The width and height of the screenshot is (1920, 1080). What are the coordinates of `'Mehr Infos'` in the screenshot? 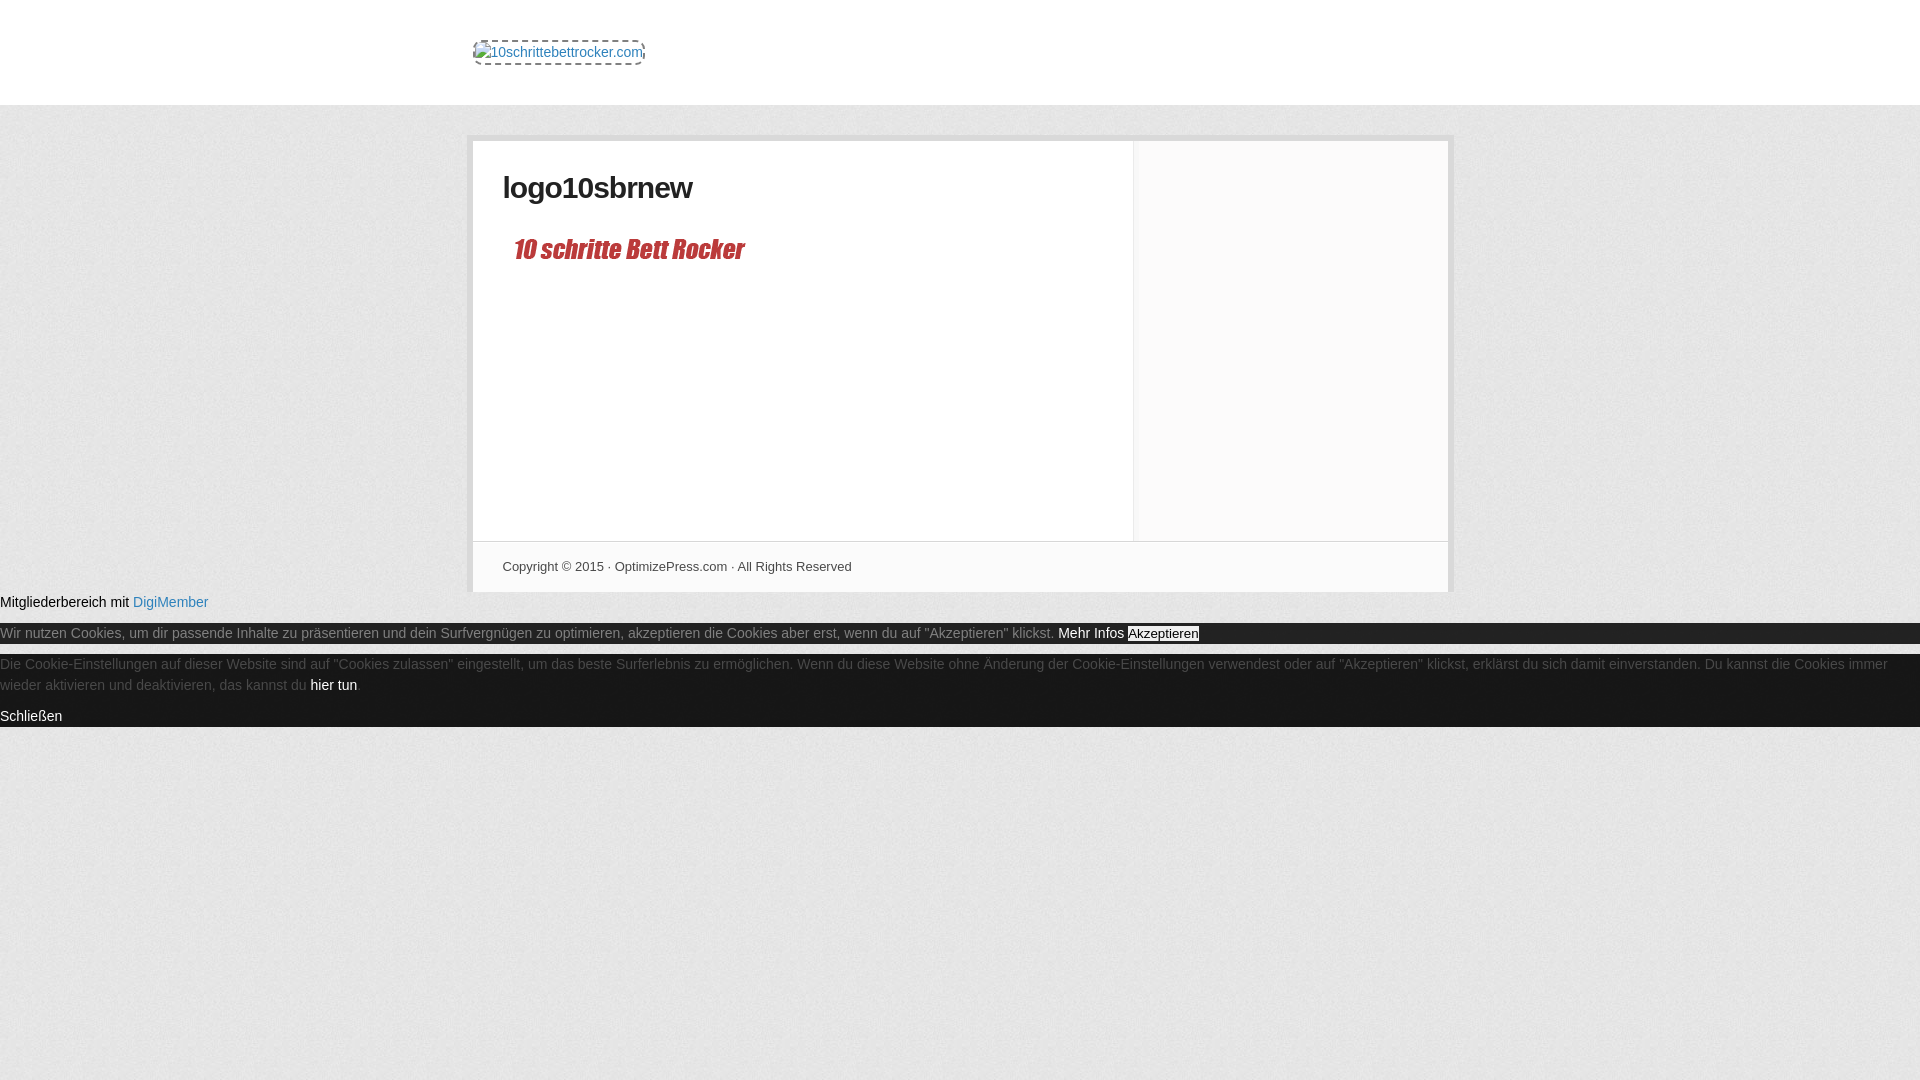 It's located at (1089, 632).